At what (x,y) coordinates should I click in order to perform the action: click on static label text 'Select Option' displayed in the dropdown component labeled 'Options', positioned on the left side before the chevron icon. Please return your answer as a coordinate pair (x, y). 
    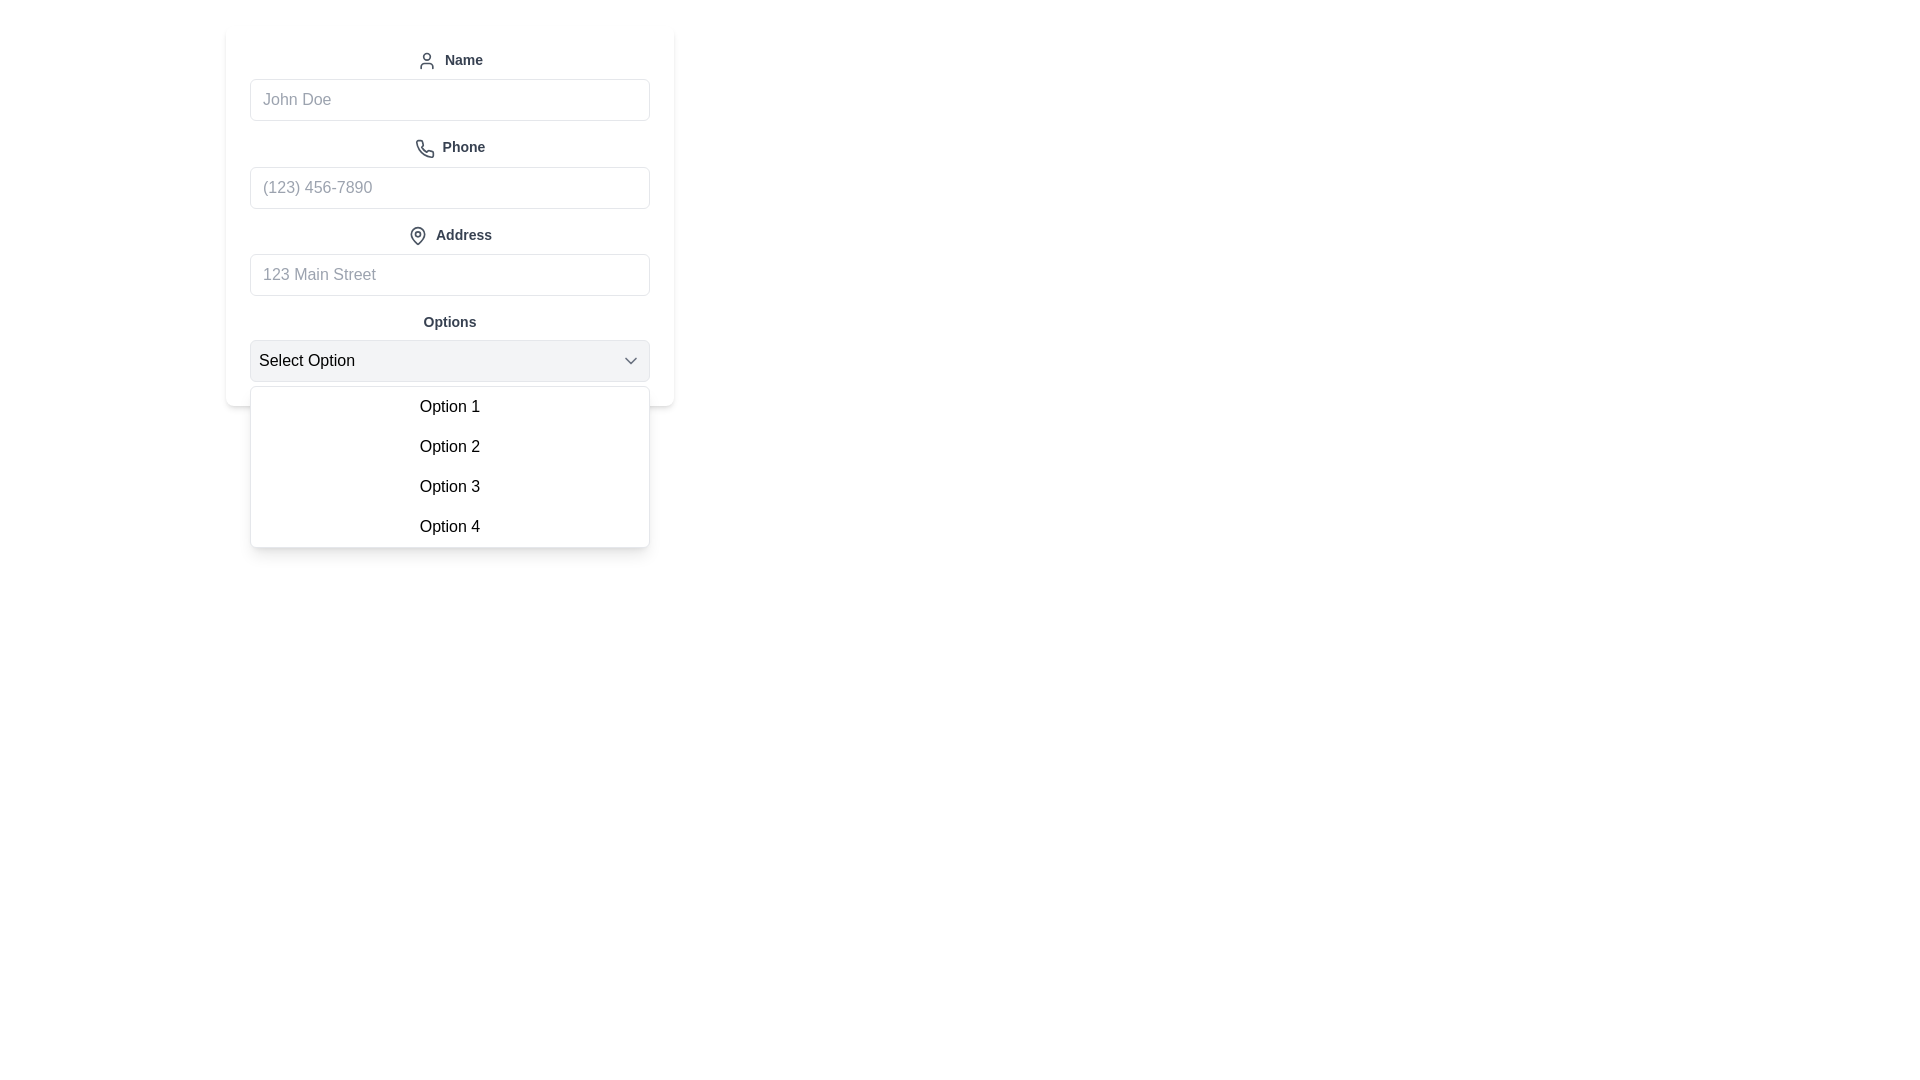
    Looking at the image, I should click on (306, 360).